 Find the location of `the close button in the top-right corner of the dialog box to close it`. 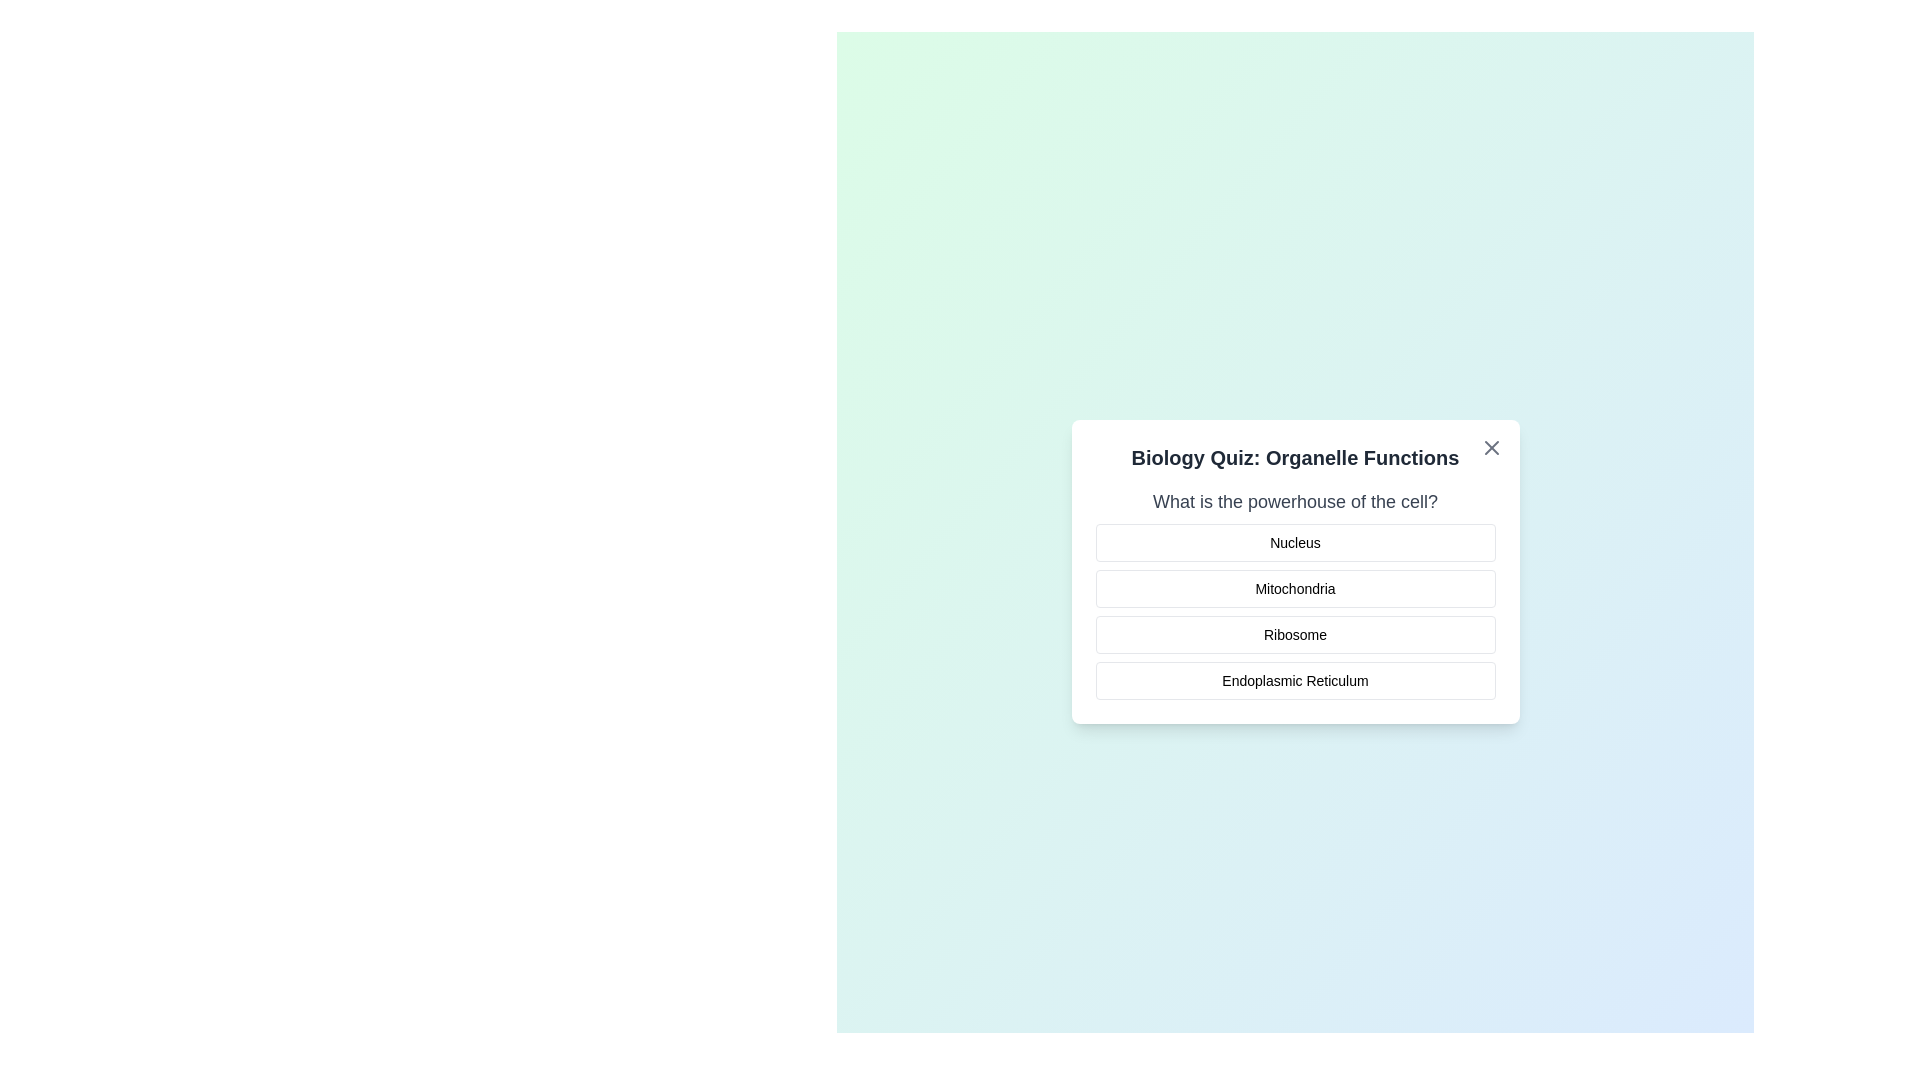

the close button in the top-right corner of the dialog box to close it is located at coordinates (1491, 446).